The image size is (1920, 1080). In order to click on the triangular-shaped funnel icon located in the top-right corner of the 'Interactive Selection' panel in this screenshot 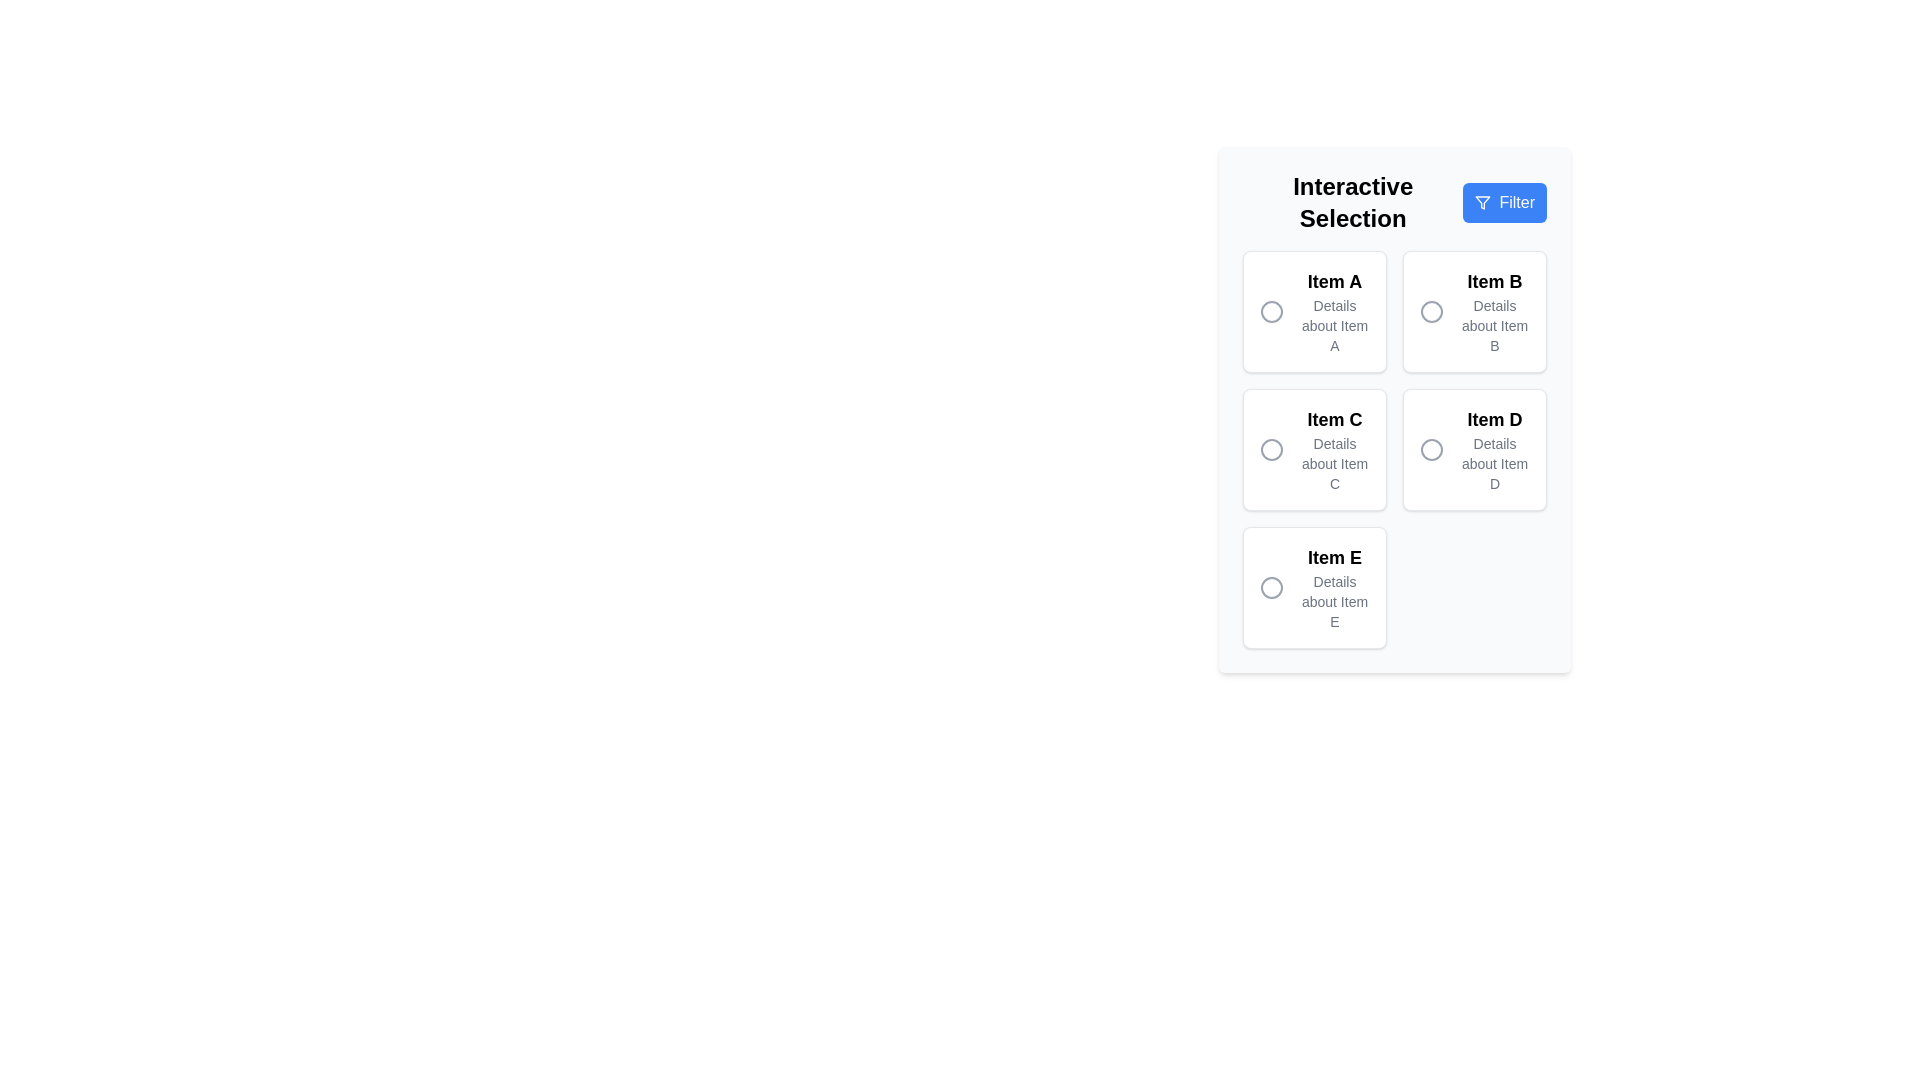, I will do `click(1483, 203)`.